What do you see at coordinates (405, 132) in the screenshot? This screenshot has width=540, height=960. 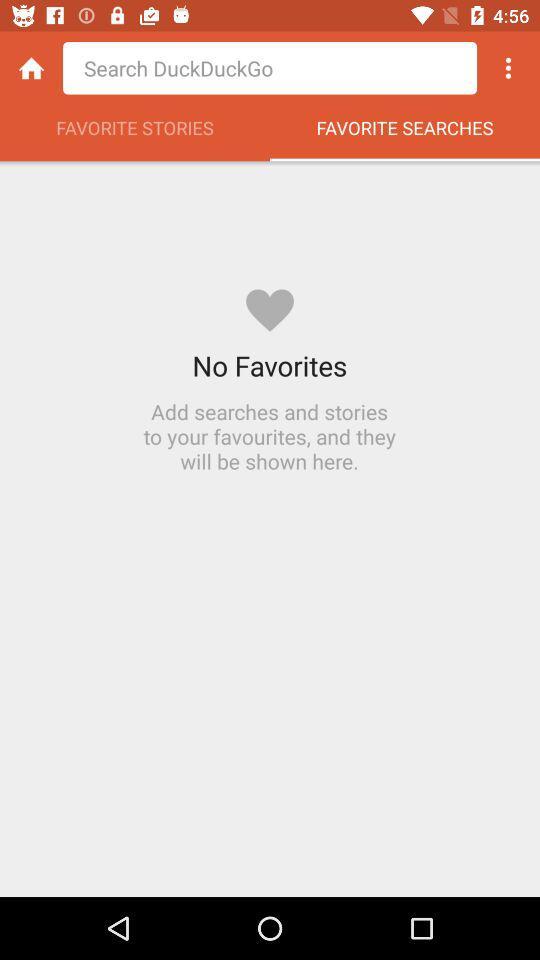 I see `app to the right of the favorite stories` at bounding box center [405, 132].